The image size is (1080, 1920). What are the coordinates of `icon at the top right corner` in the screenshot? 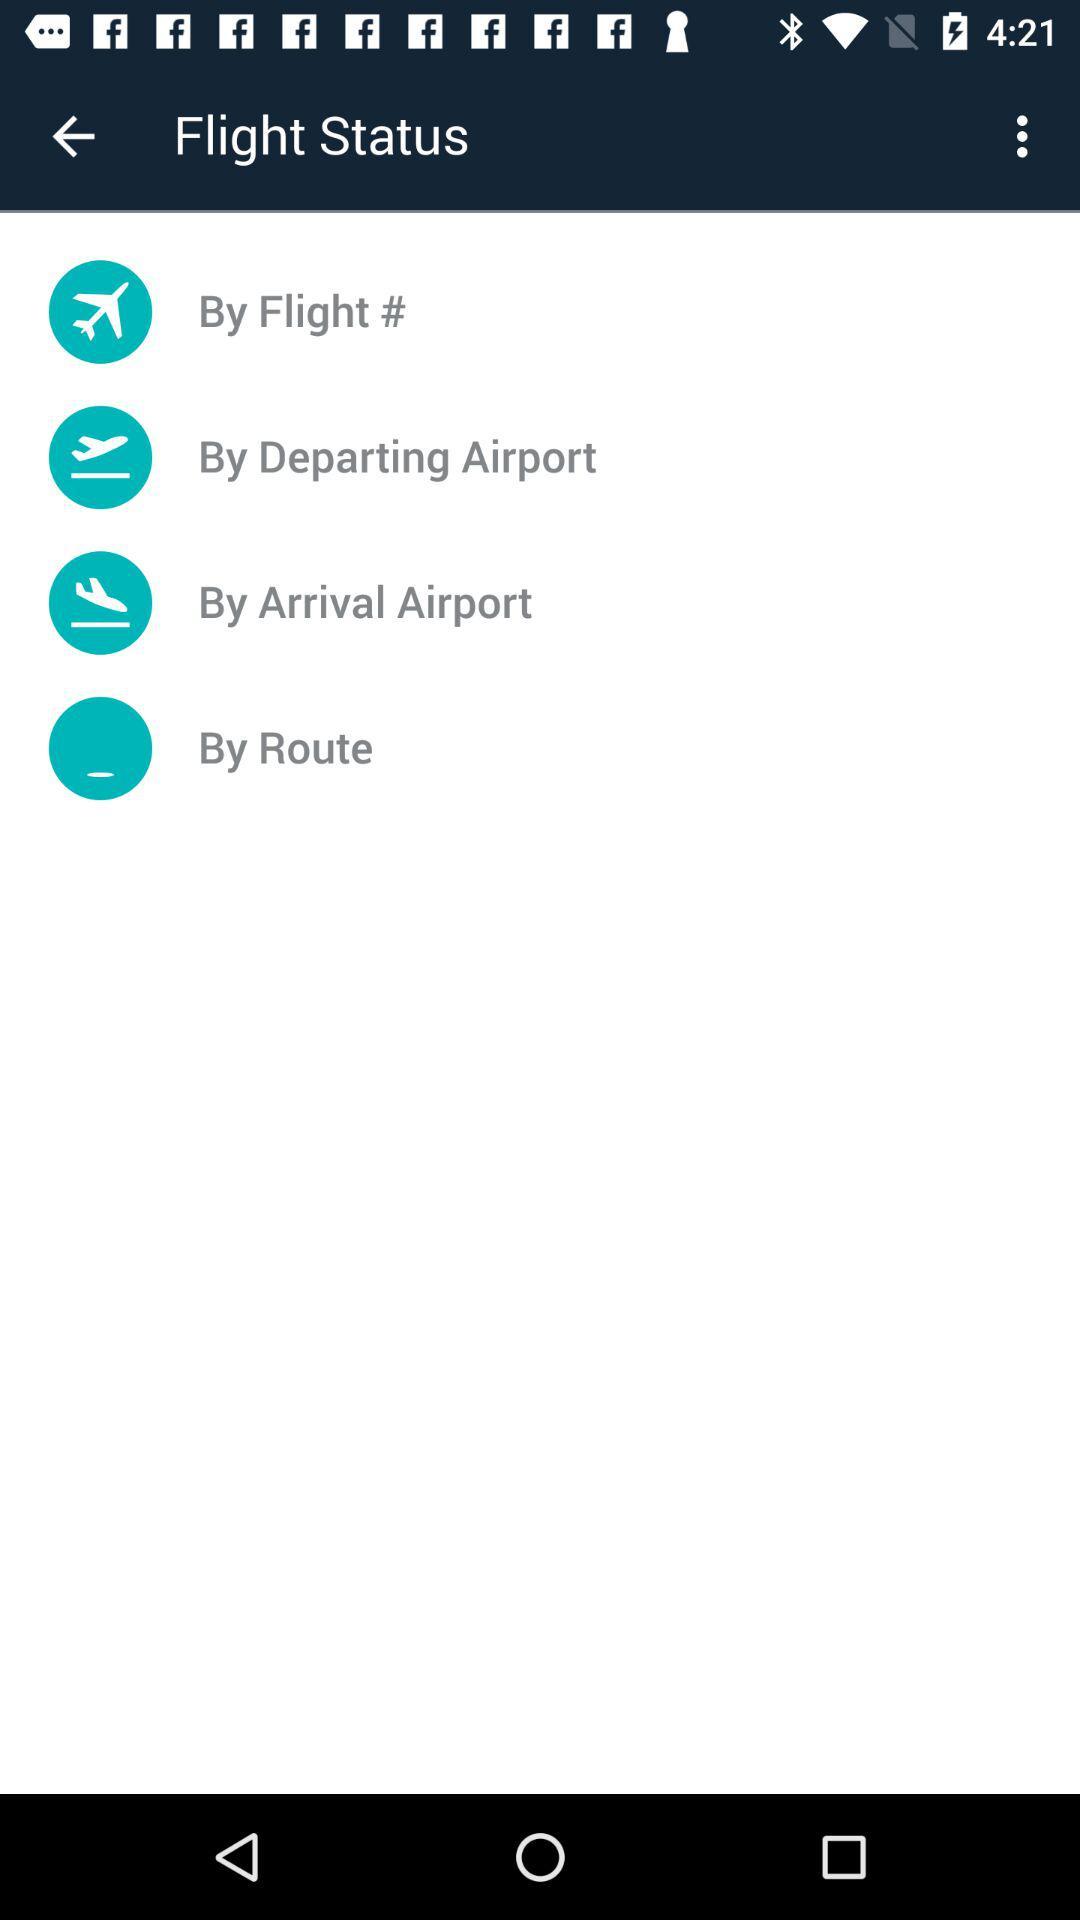 It's located at (1027, 135).